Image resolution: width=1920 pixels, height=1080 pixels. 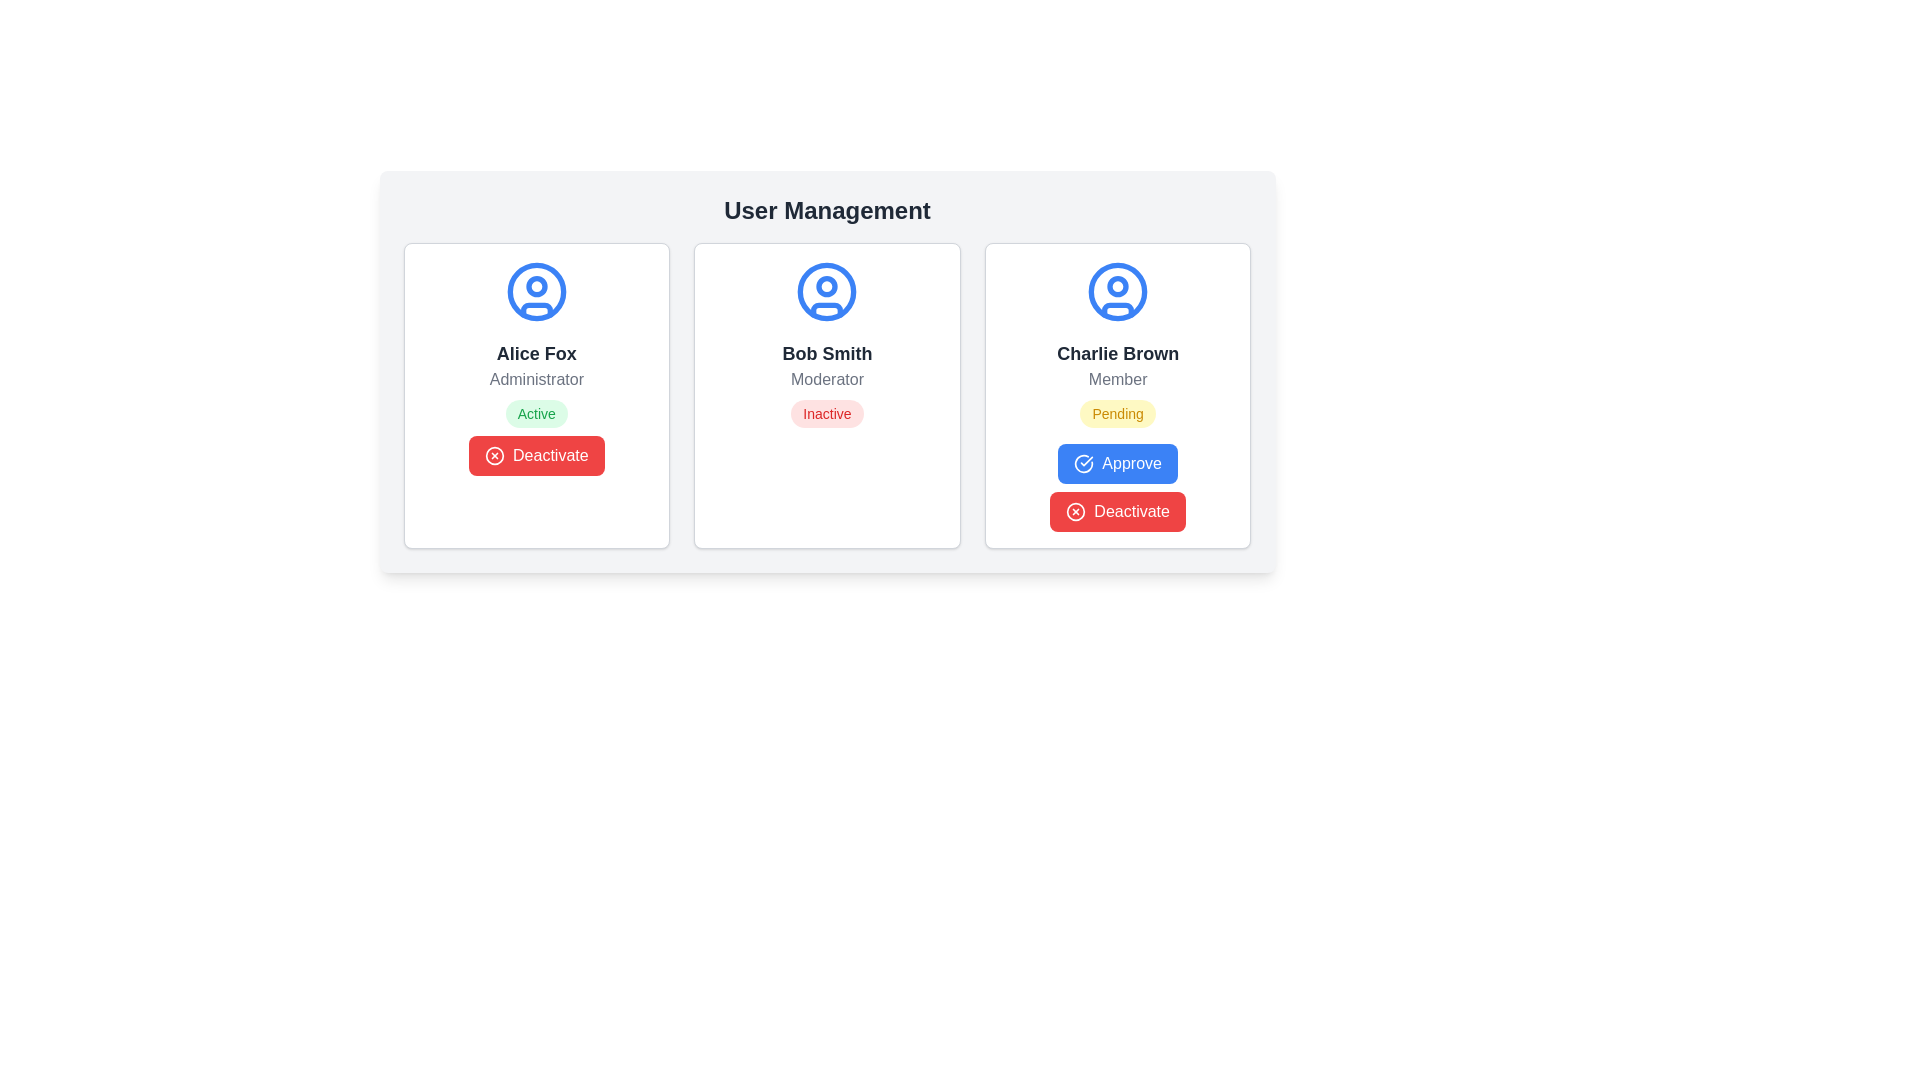 I want to click on the small circular graphic element that represents the head of the user icon in the 'Charlie Brown' card within the user management grid, so click(x=1117, y=286).